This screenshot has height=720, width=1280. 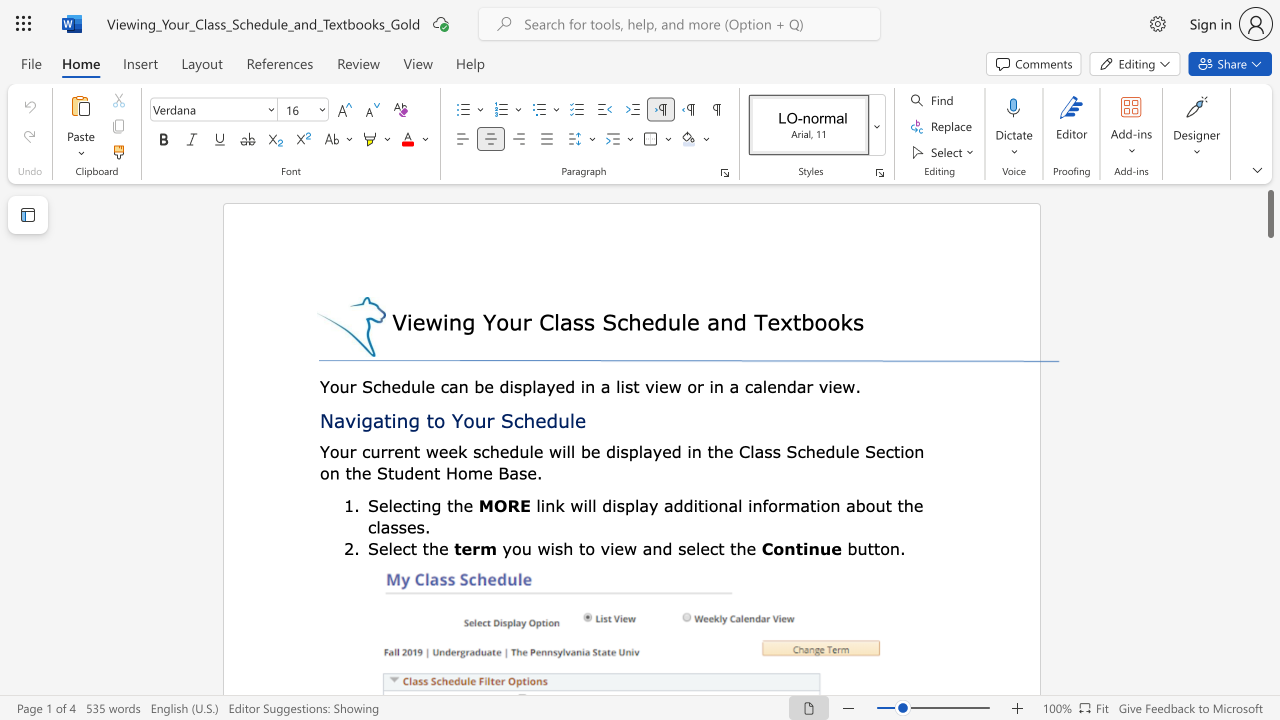 What do you see at coordinates (1269, 310) in the screenshot?
I see `the scrollbar to scroll the page down` at bounding box center [1269, 310].